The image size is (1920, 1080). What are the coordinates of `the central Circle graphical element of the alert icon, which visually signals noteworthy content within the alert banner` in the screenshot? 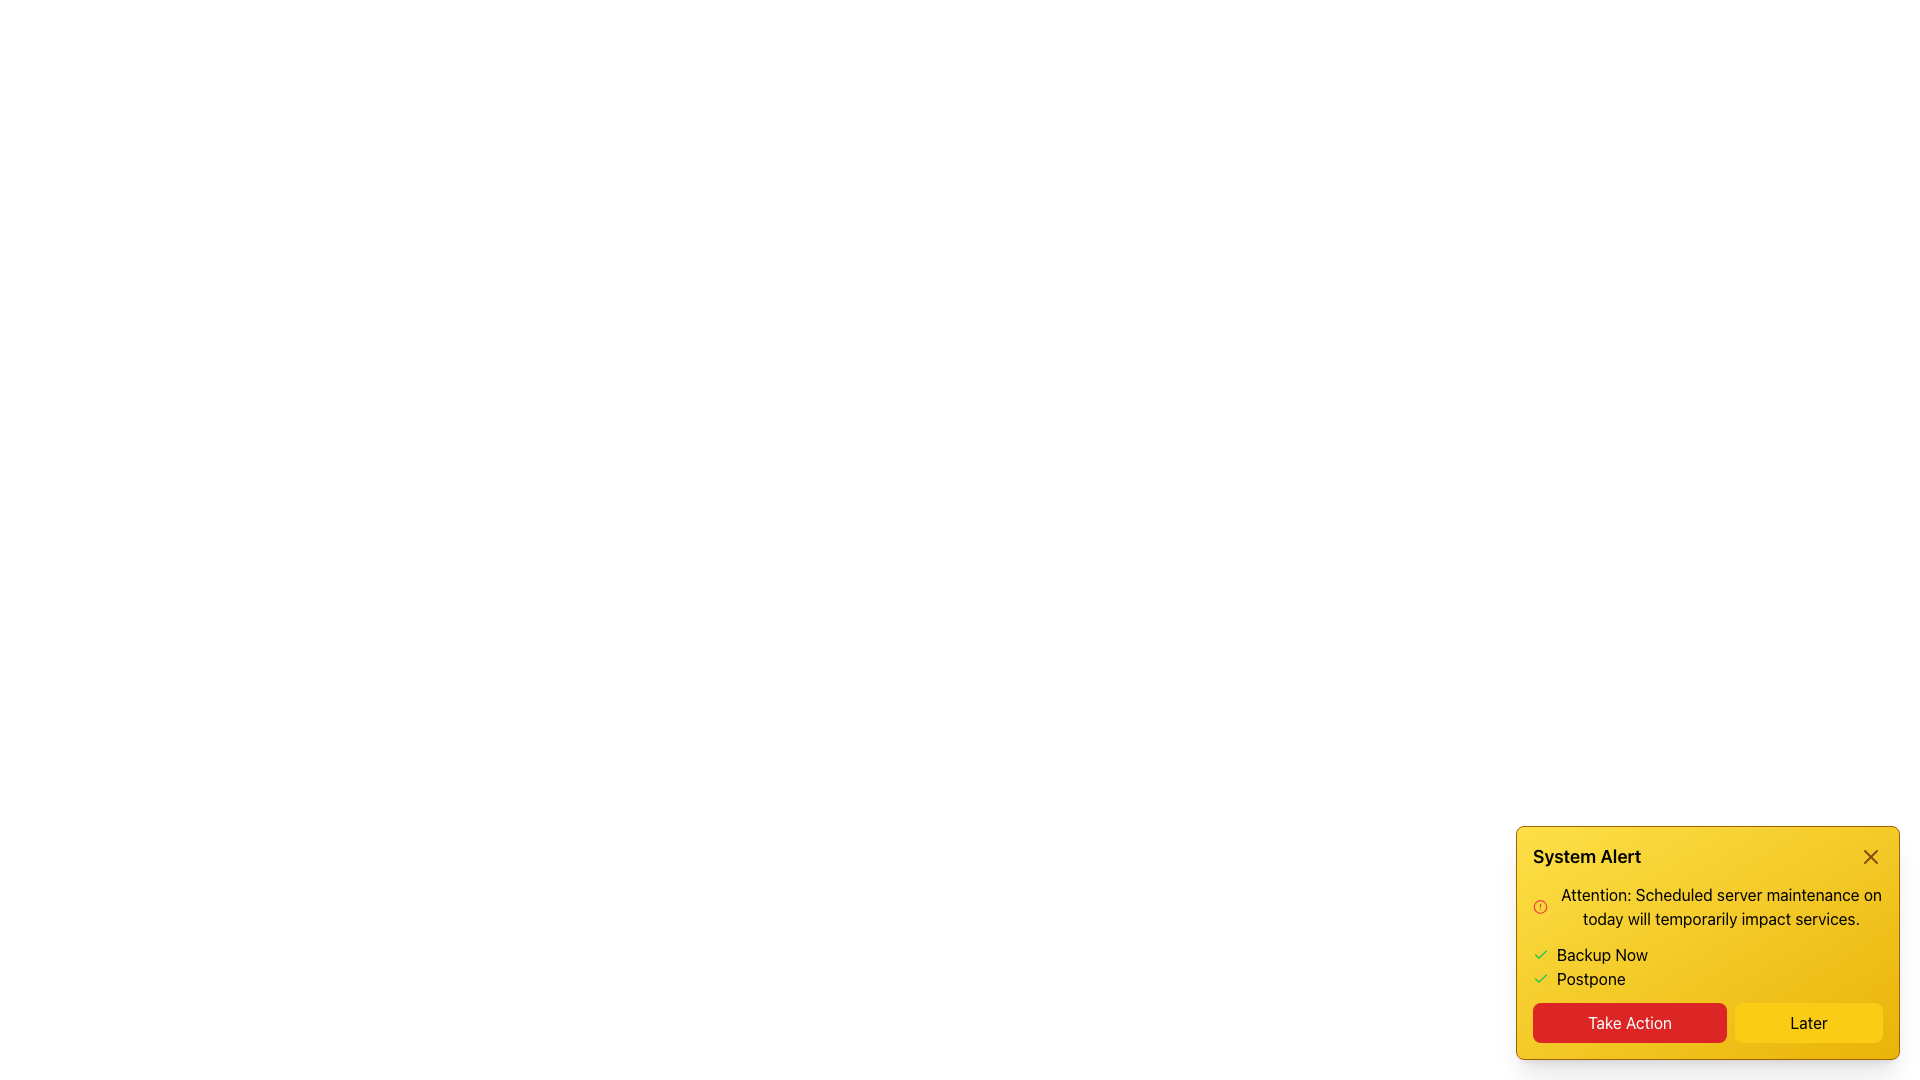 It's located at (1539, 906).